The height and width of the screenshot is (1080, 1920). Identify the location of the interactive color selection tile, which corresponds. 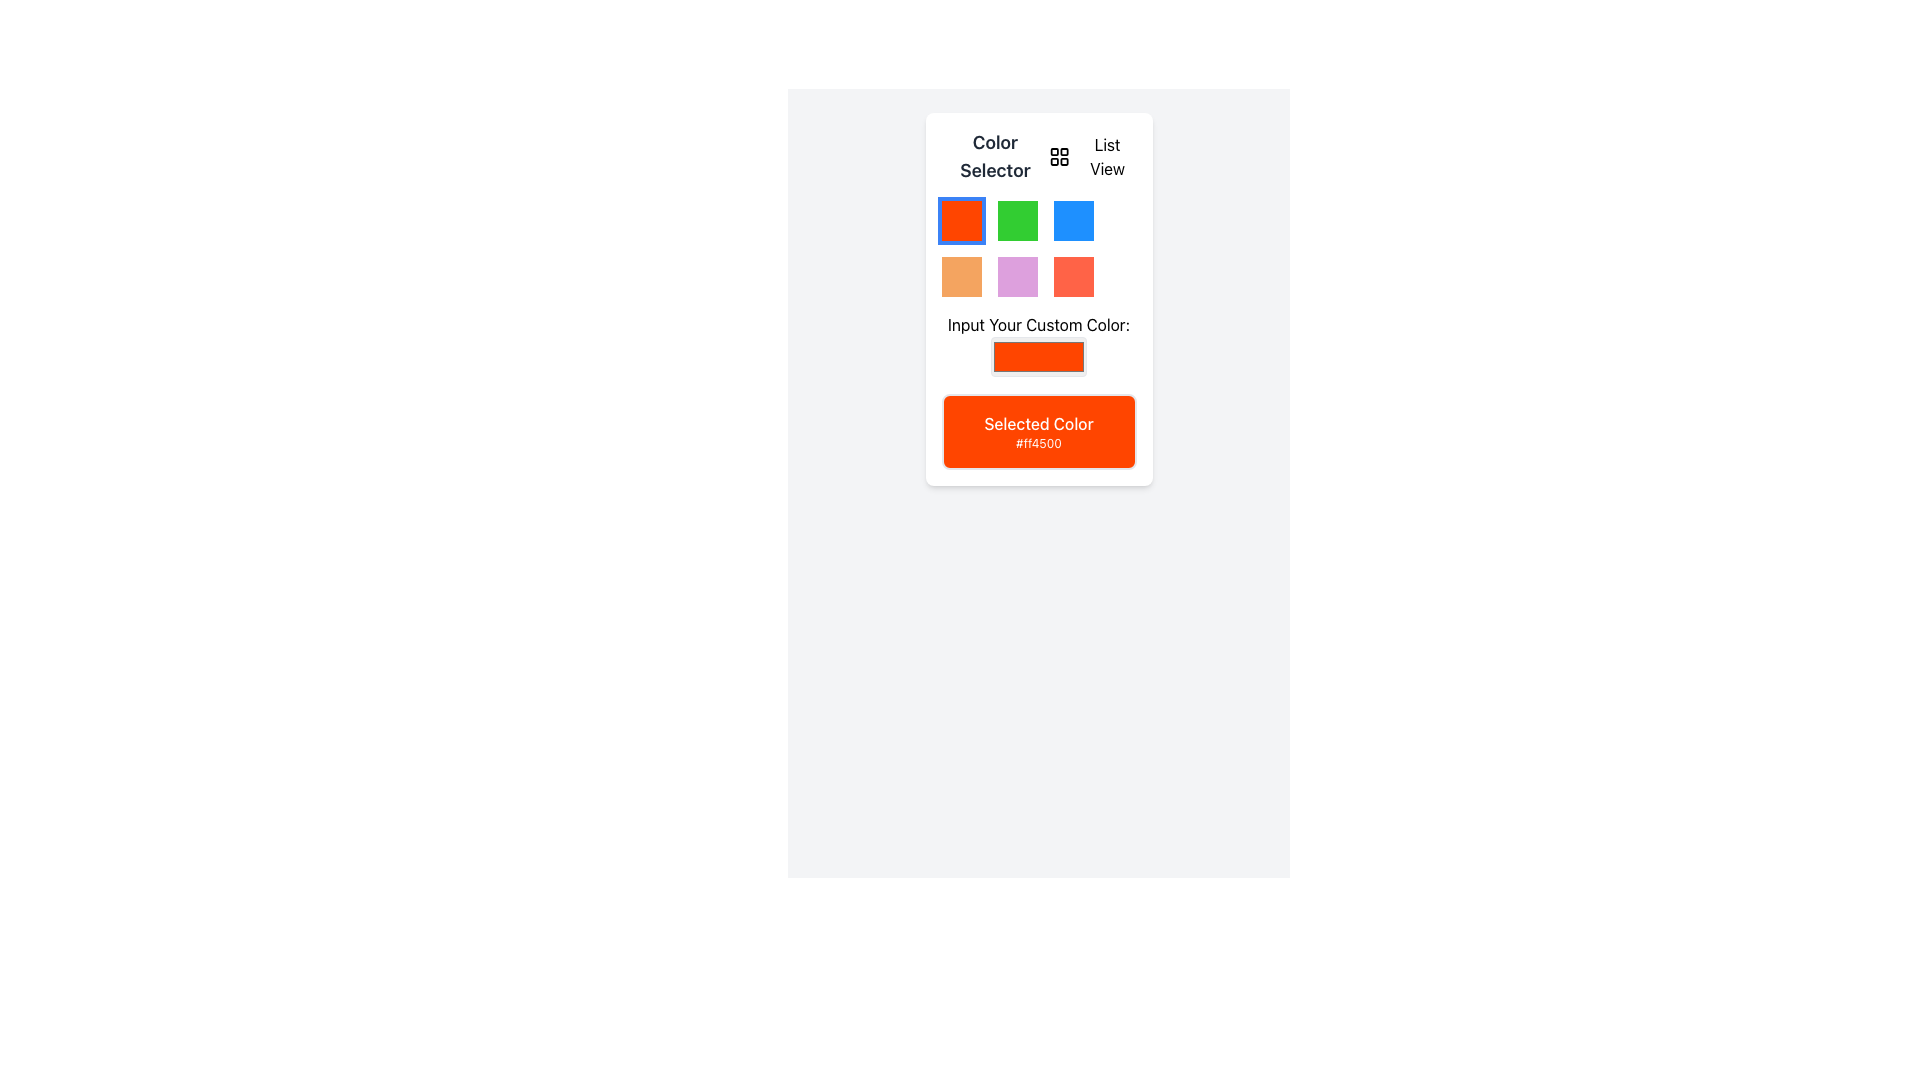
(961, 277).